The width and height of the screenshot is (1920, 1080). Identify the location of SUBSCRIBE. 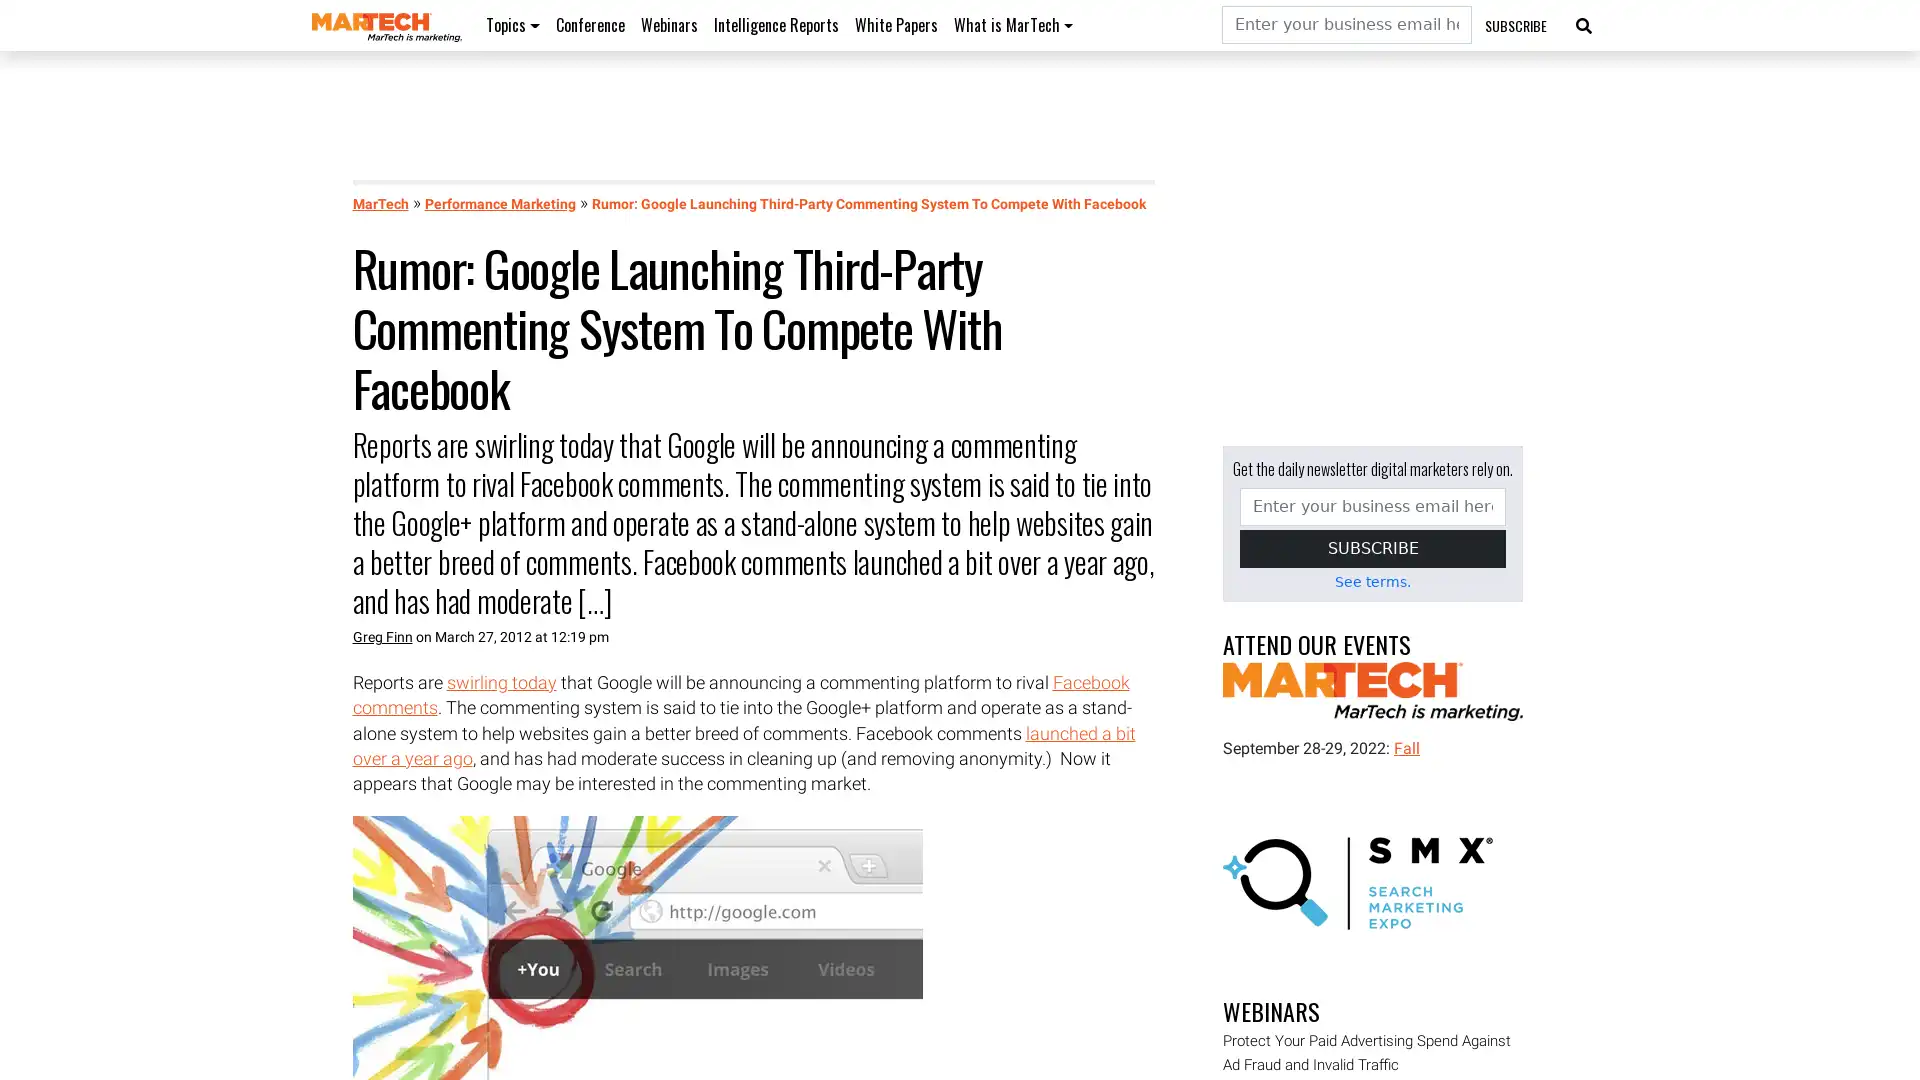
(1371, 547).